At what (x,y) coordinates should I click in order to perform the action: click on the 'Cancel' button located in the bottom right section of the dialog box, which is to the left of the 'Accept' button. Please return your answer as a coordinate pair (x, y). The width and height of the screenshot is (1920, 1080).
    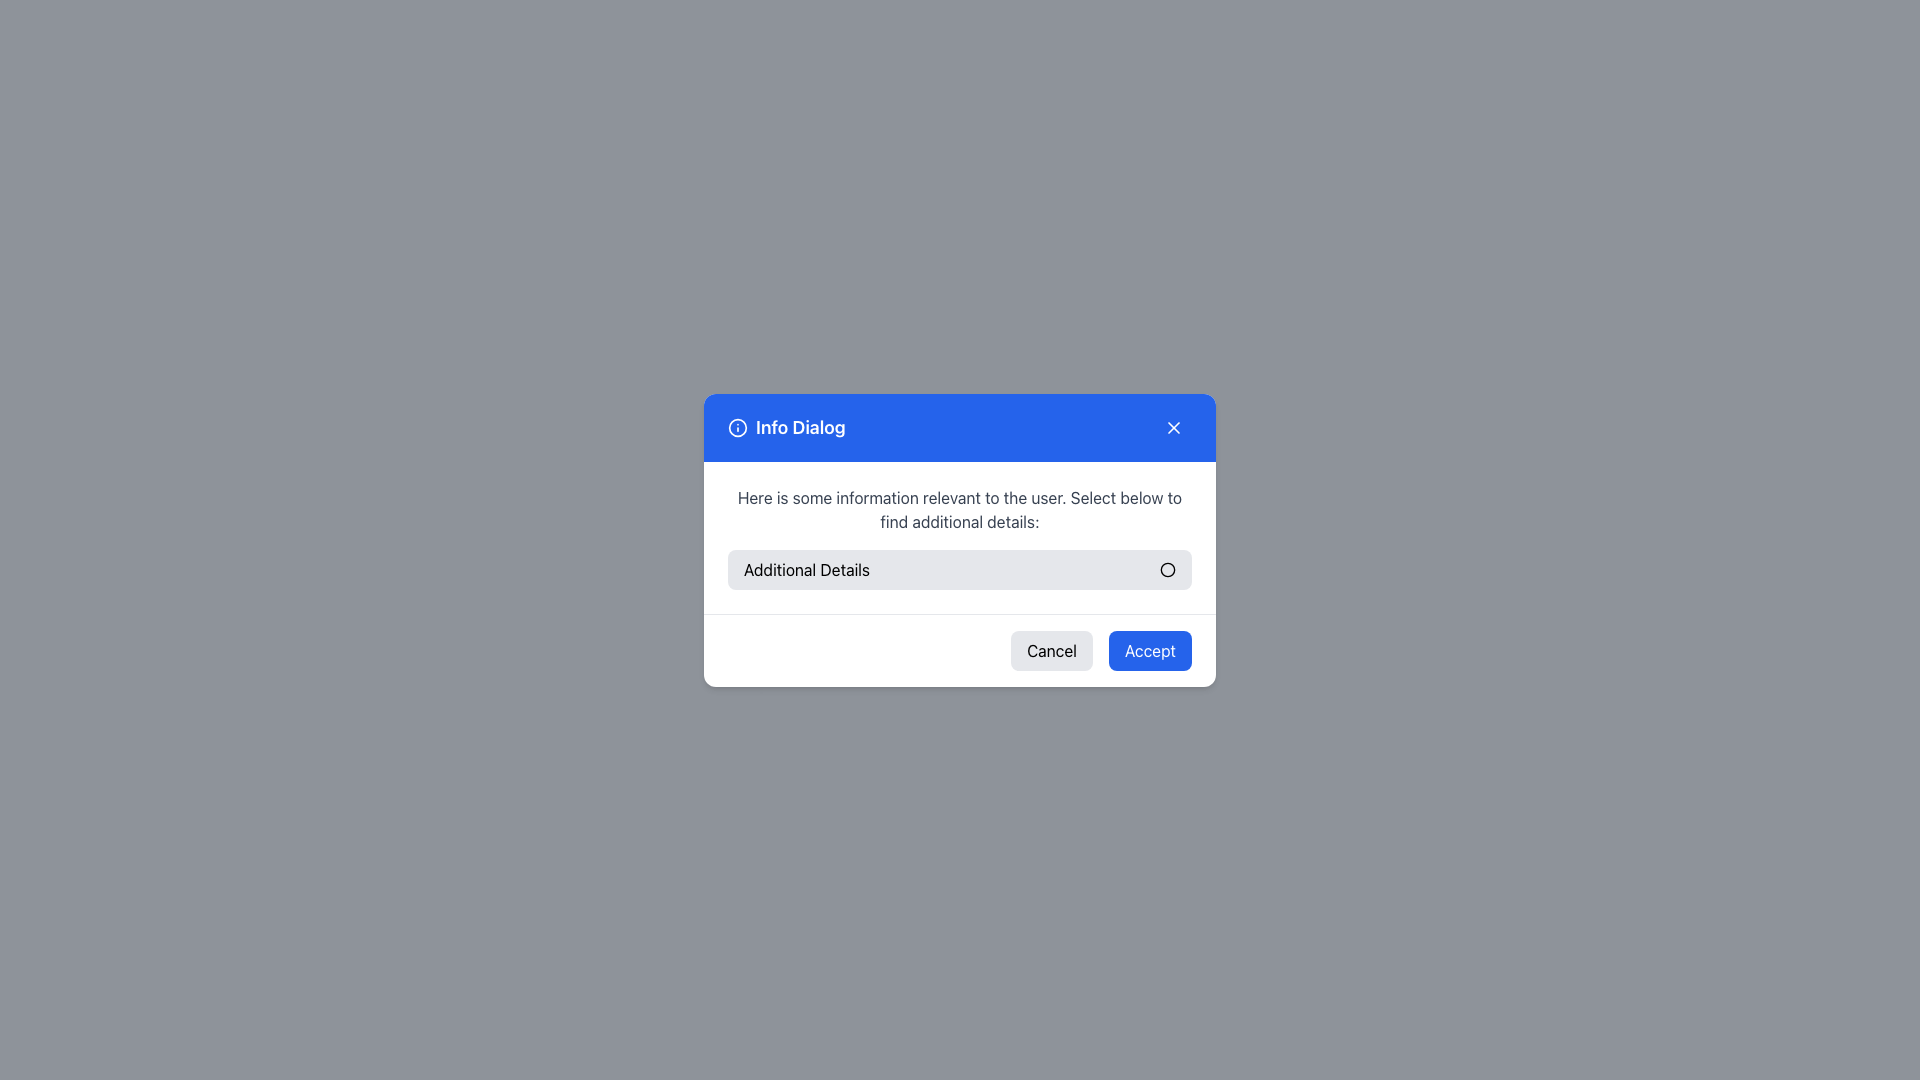
    Looking at the image, I should click on (1050, 650).